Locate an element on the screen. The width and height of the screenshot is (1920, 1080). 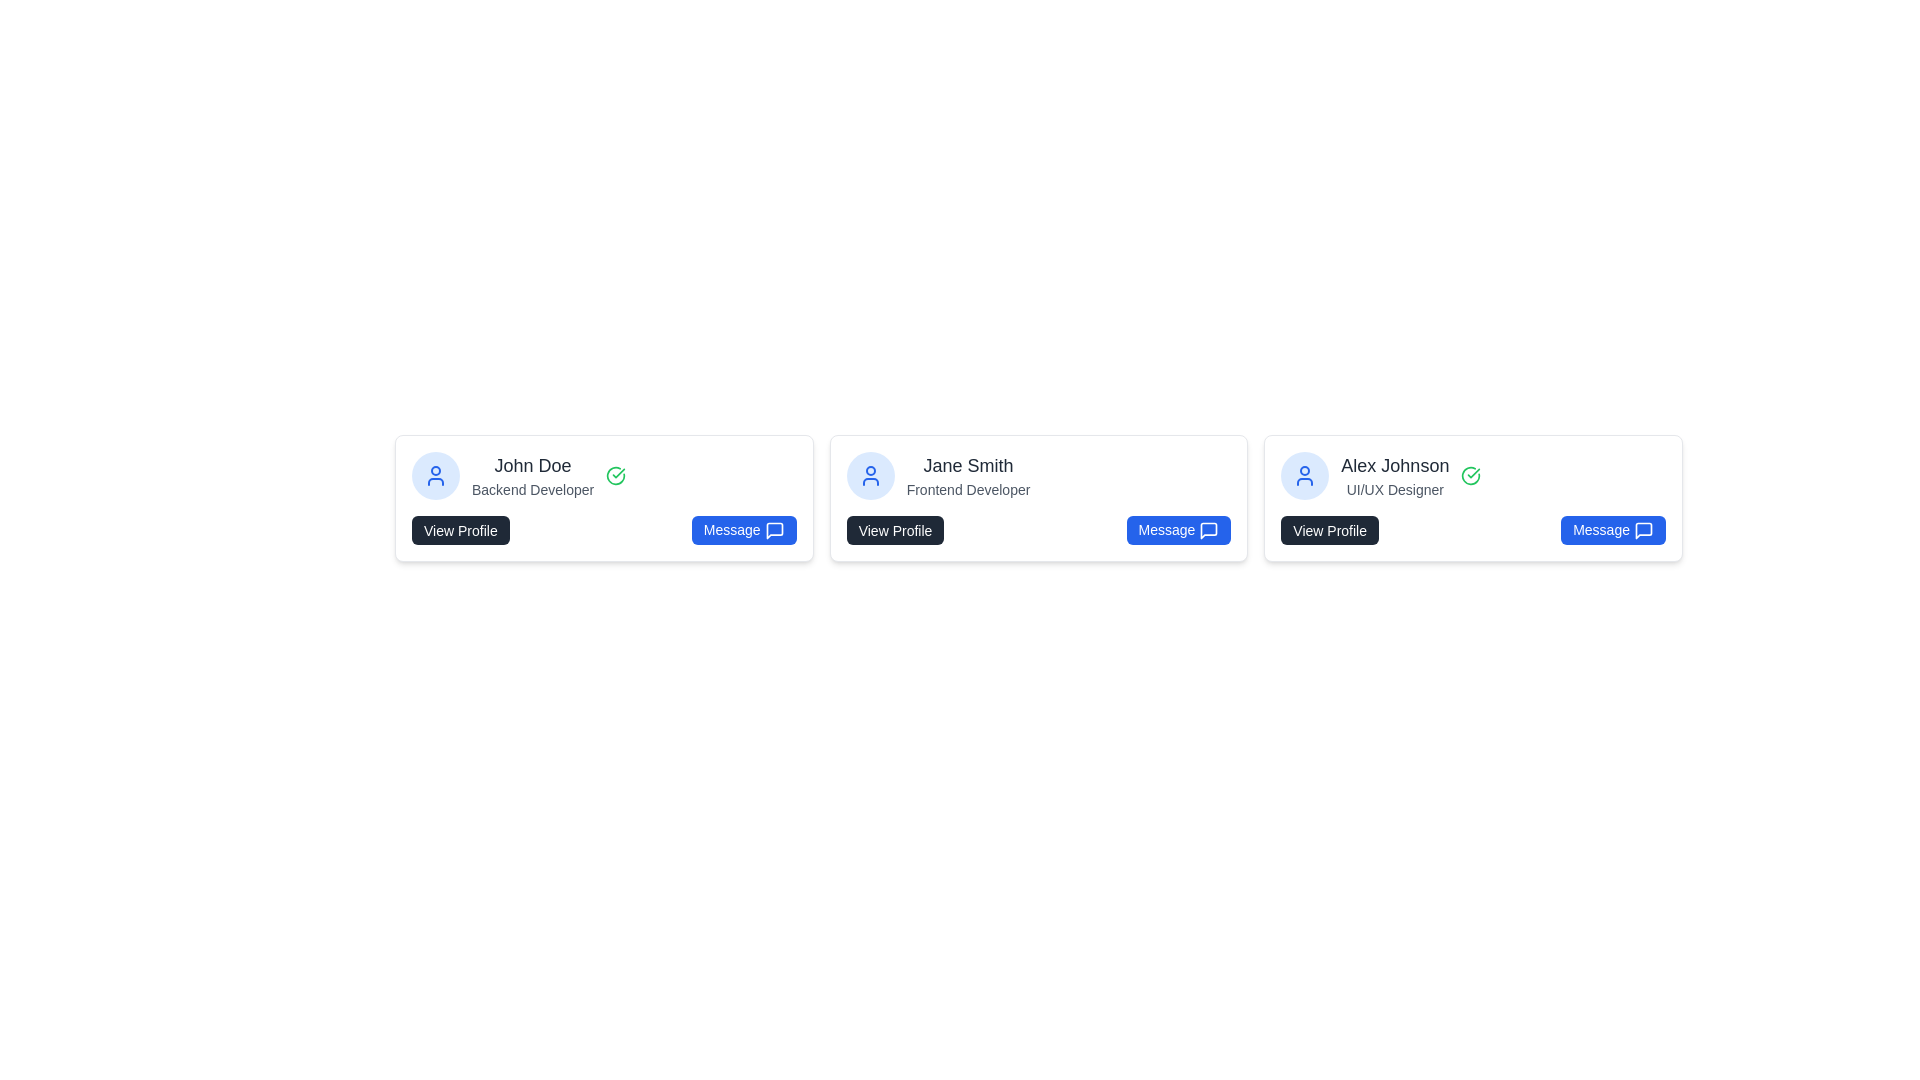
the 'View Profile' button with a dark-gray background located below 'Alex Johnson' to change its appearance is located at coordinates (1330, 529).